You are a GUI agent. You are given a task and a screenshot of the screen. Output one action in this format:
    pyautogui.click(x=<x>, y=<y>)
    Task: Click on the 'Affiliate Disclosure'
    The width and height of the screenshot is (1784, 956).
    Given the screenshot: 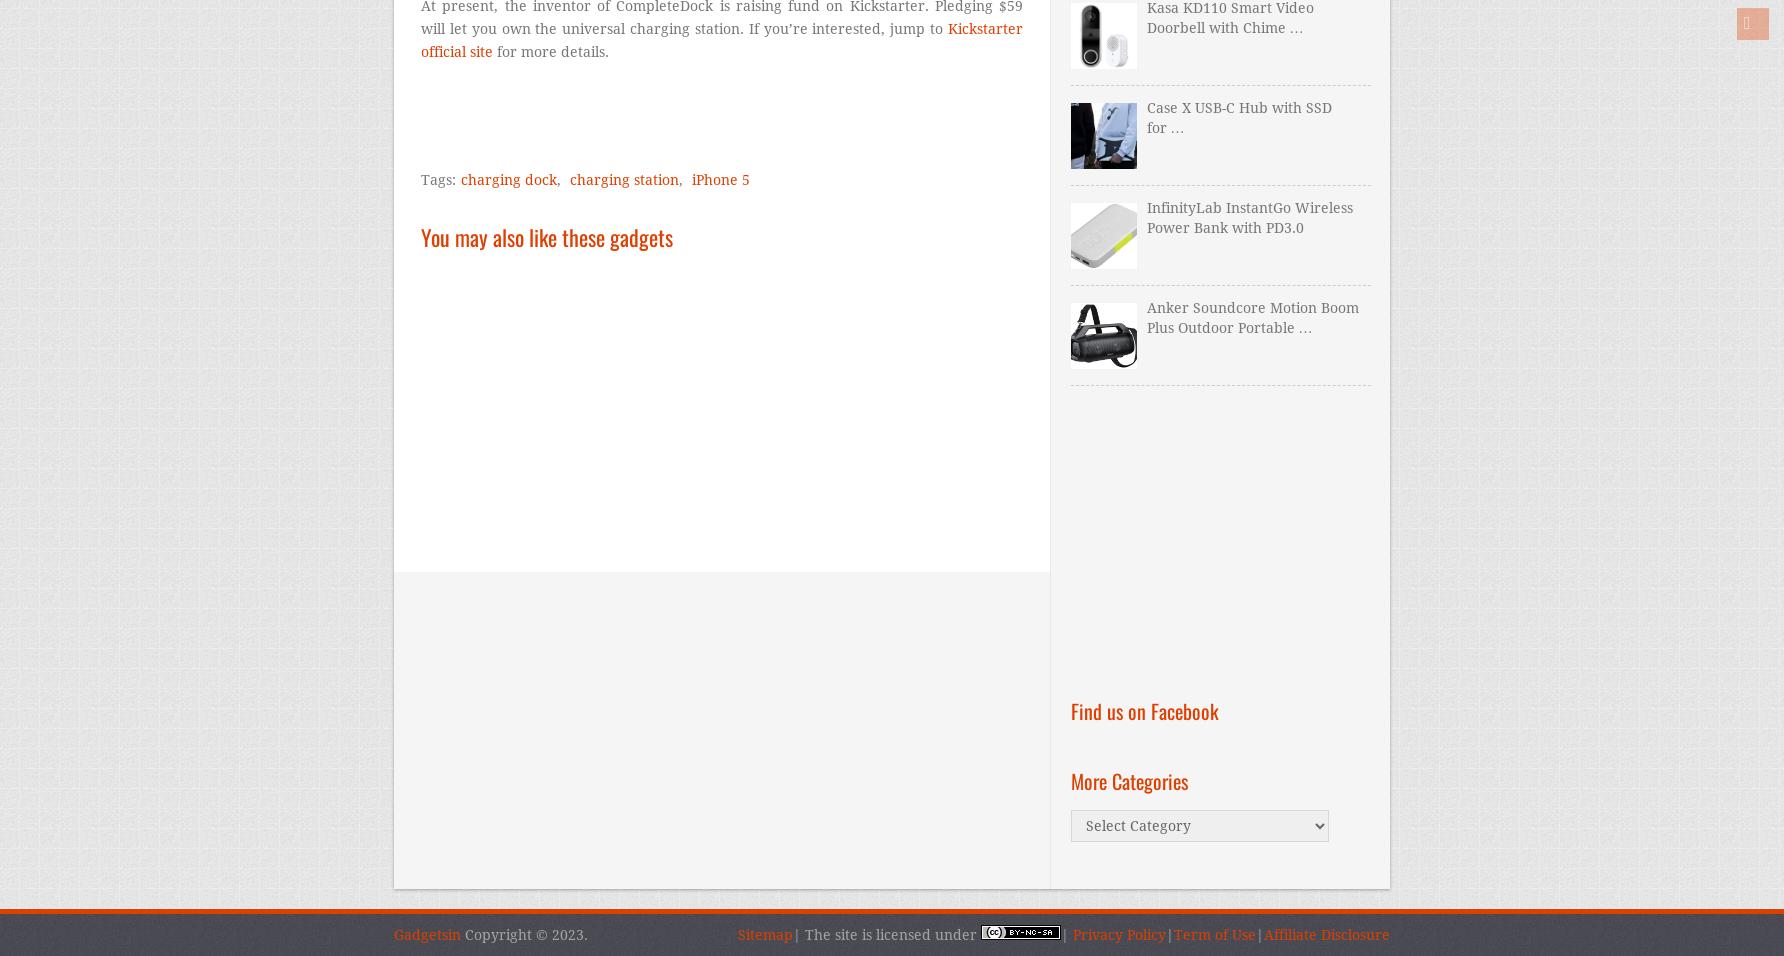 What is the action you would take?
    pyautogui.click(x=1325, y=934)
    